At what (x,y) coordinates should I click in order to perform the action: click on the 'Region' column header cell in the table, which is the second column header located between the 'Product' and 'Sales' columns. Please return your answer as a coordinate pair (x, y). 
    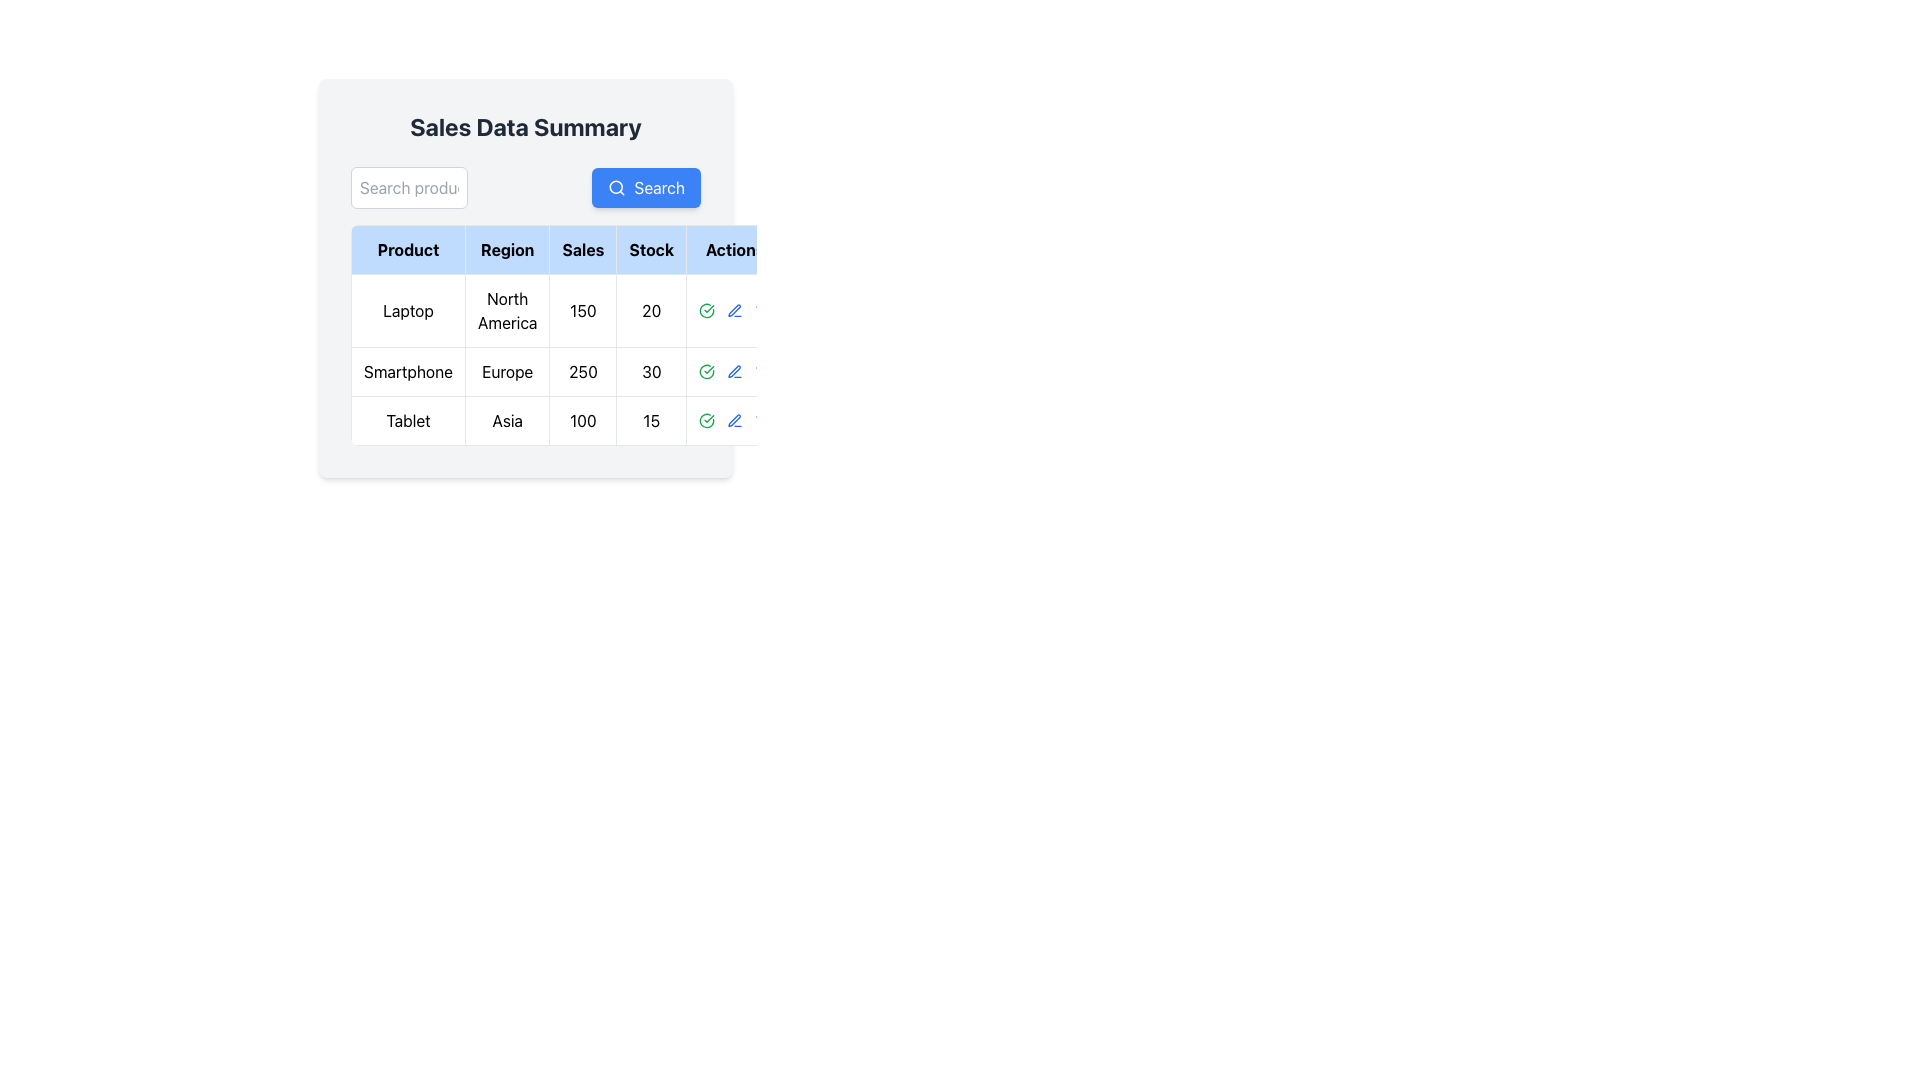
    Looking at the image, I should click on (507, 249).